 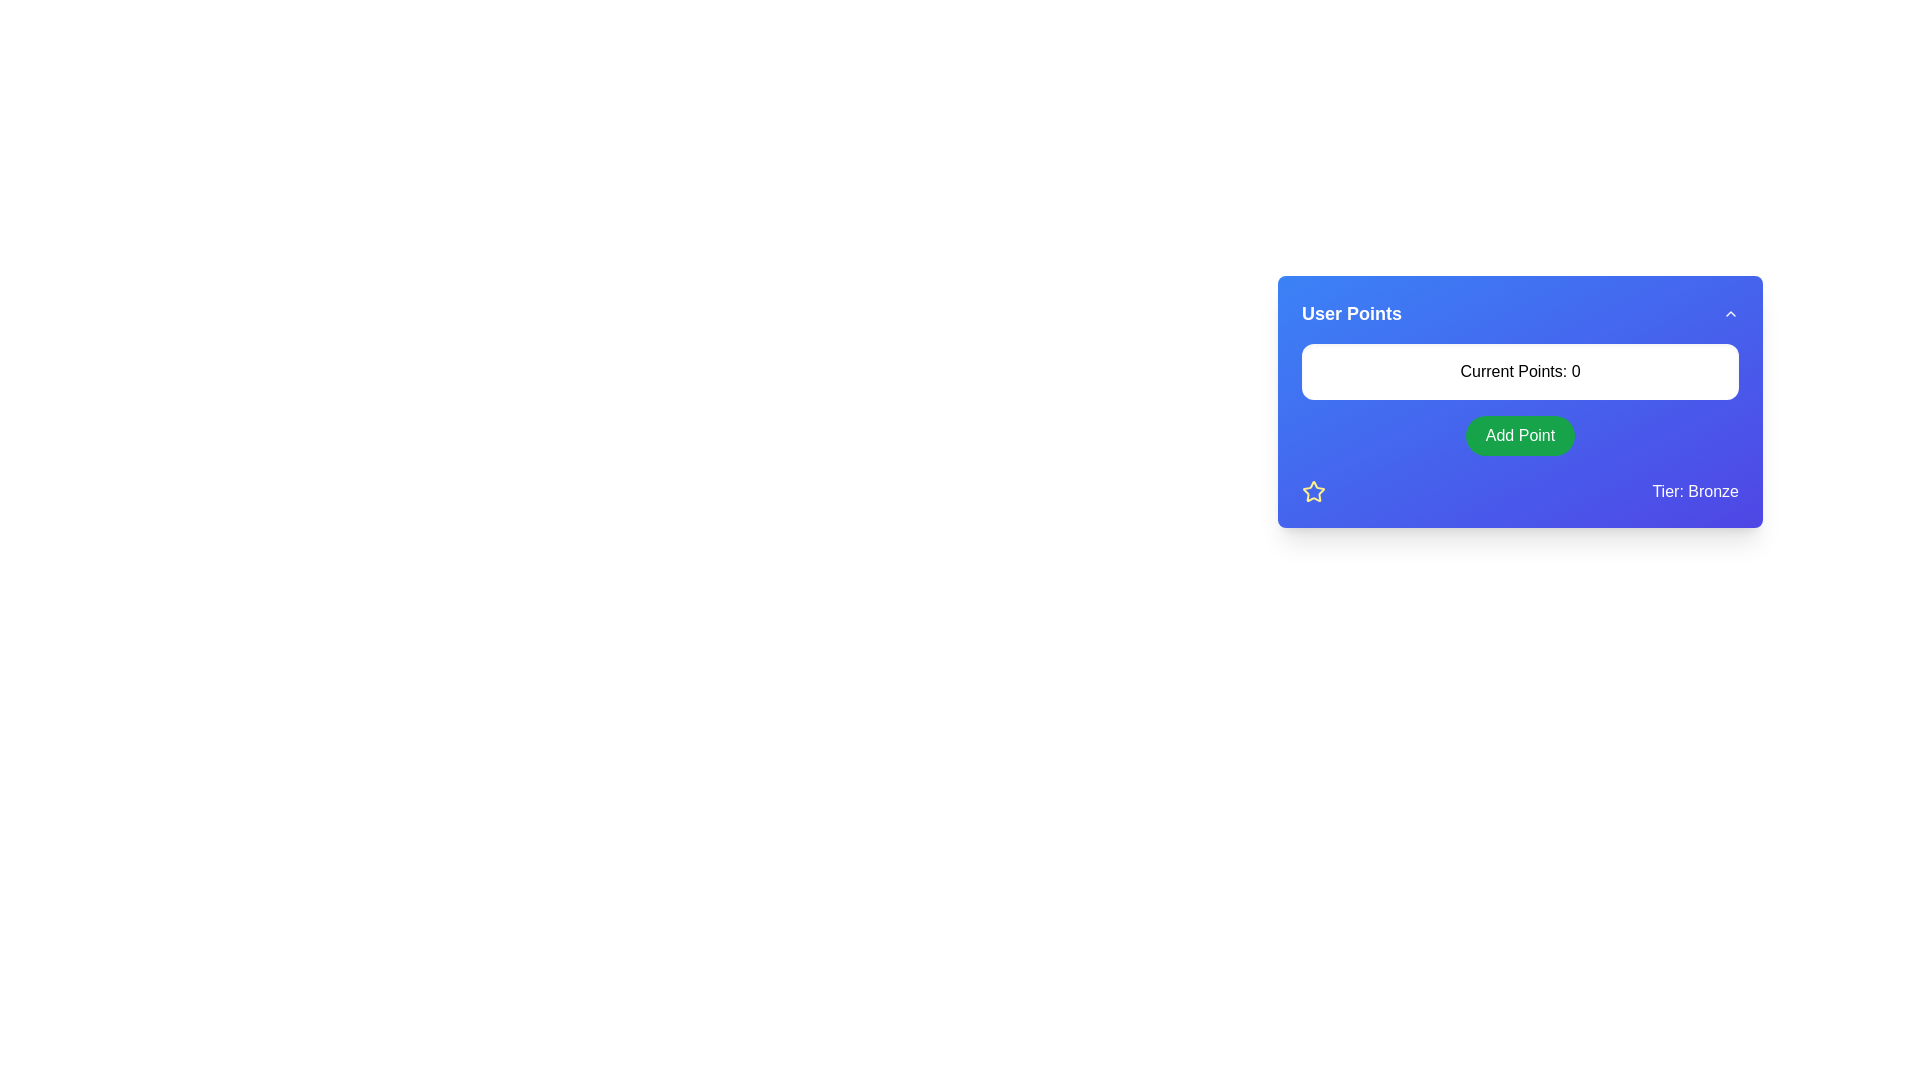 I want to click on the text label displaying 'Tier: Bronze', which is styled with a medium-weight font in white color against a blue background, located at the bottom-right corner of the blue card interface, so click(x=1694, y=491).